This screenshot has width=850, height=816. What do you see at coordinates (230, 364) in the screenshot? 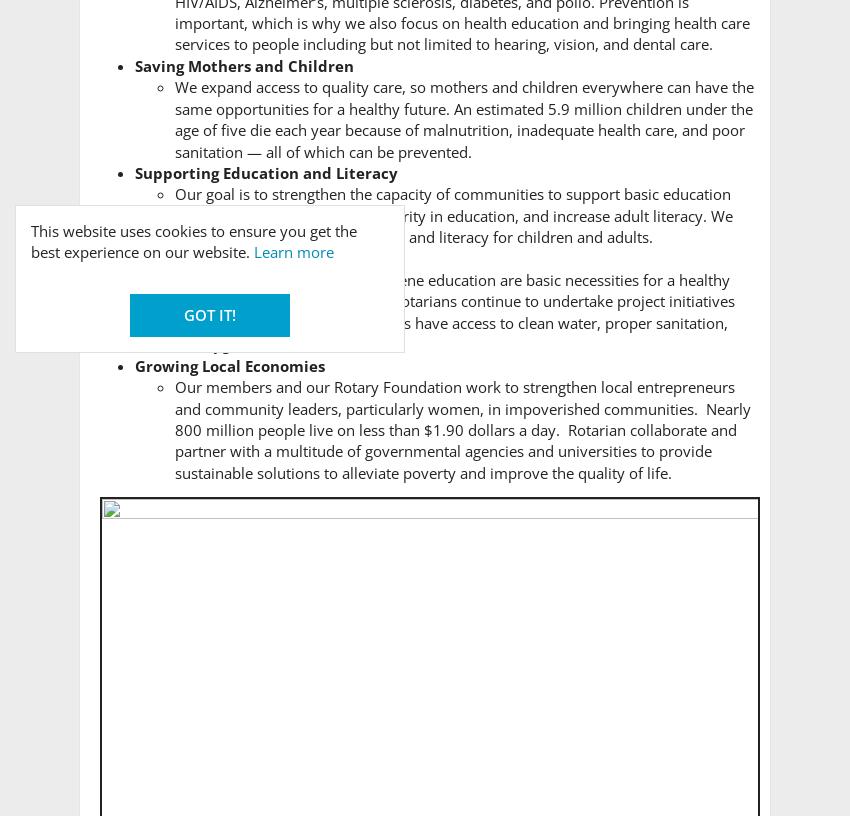
I see `'Growing Local Economies'` at bounding box center [230, 364].